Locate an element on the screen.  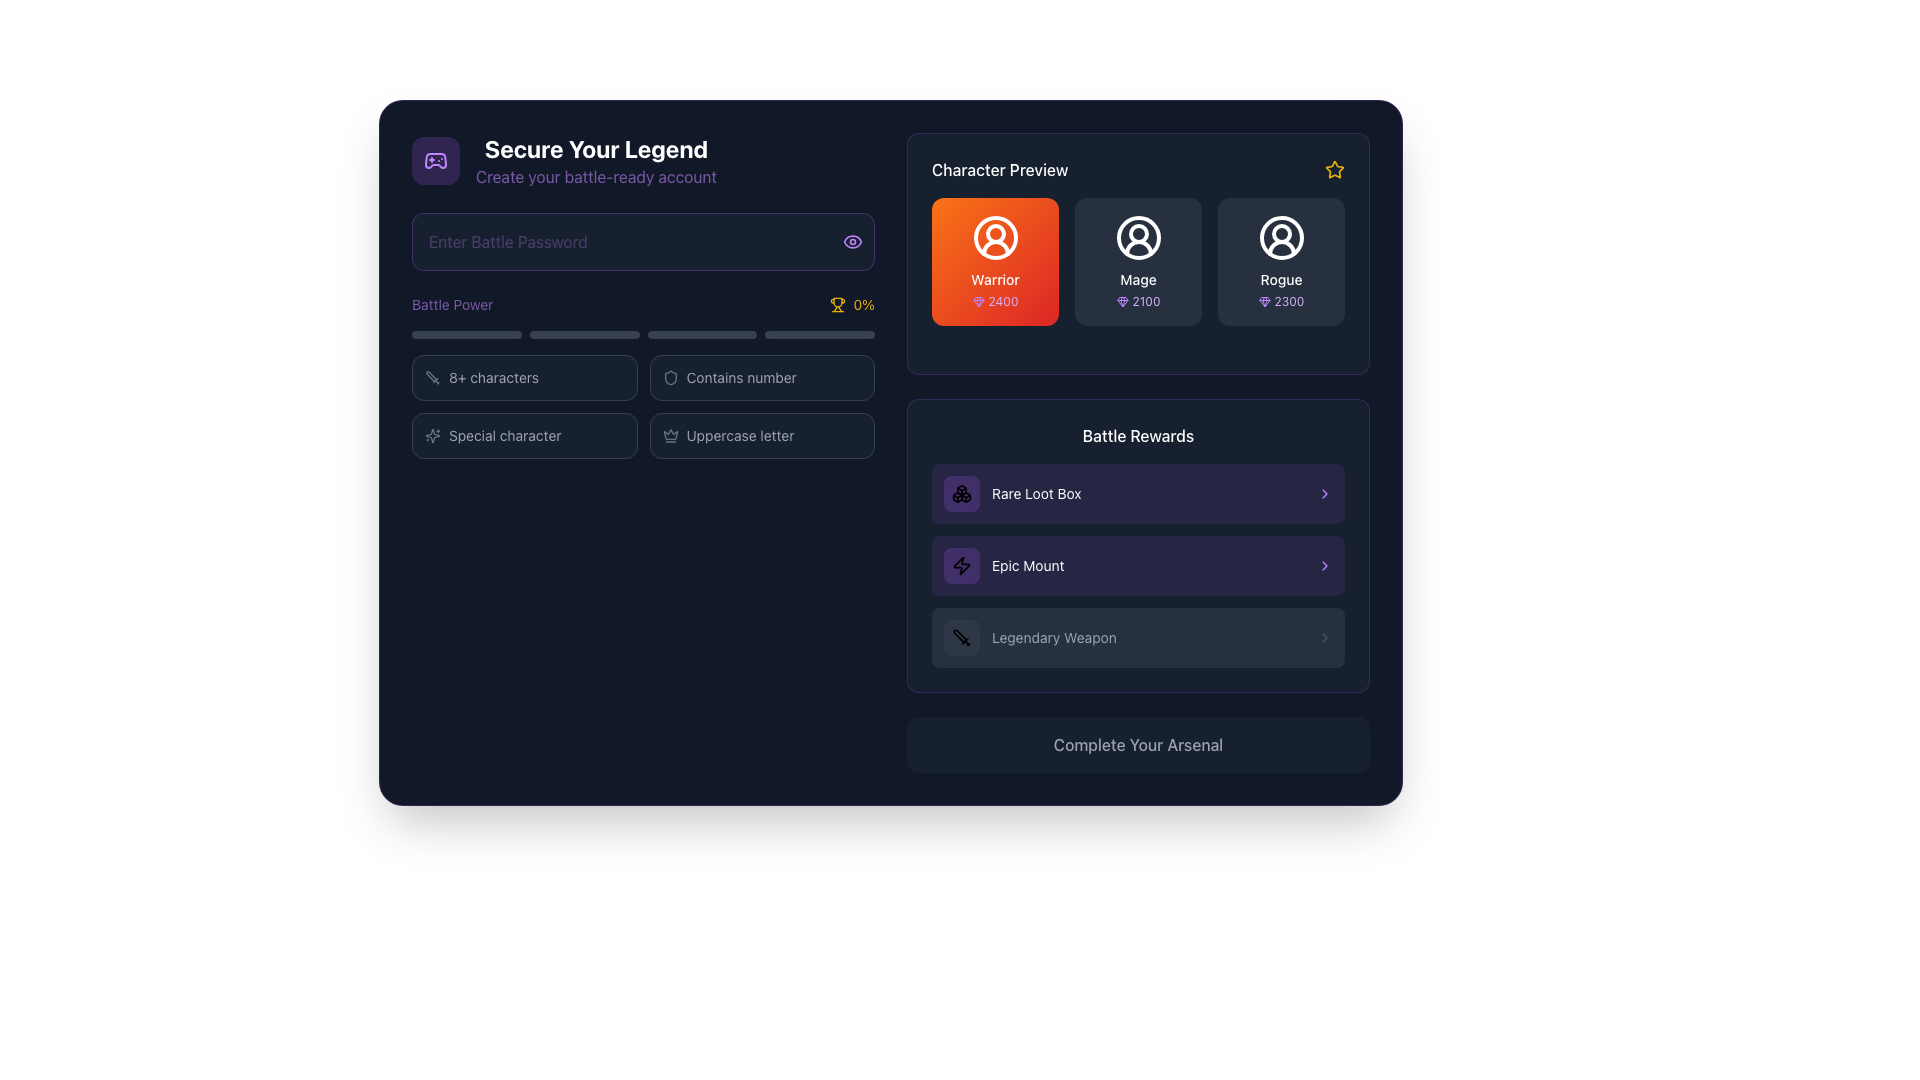
the indicator box that requires an uppercase letter in the password, located in the second row and second column of the grid, to the right of the 'Special character' box and below the 'Contains number' box is located at coordinates (761, 434).